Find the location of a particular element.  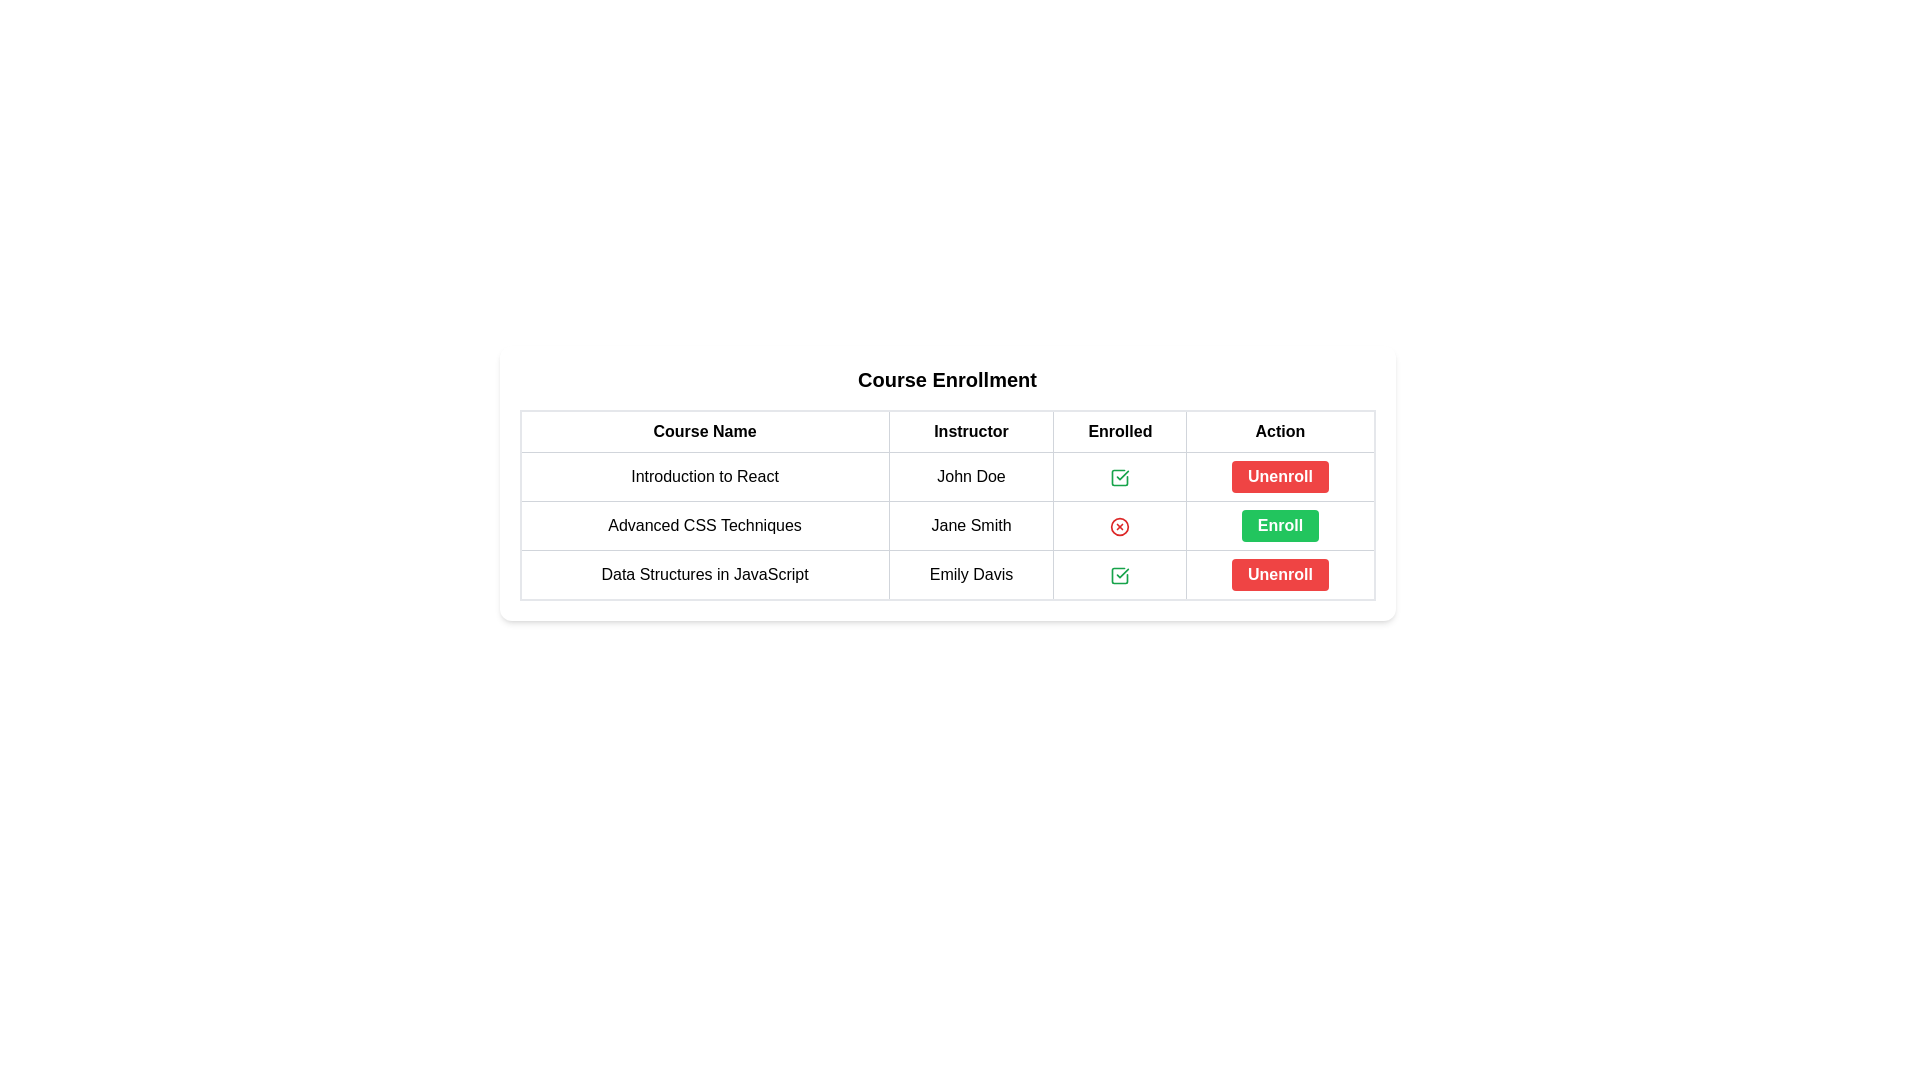

the red 'Unenroll' button with rounded corners located in the 'Action' column of the 'Course Enrollment' table for 'Data Structures in JavaScript' to unenroll from the course is located at coordinates (1280, 574).